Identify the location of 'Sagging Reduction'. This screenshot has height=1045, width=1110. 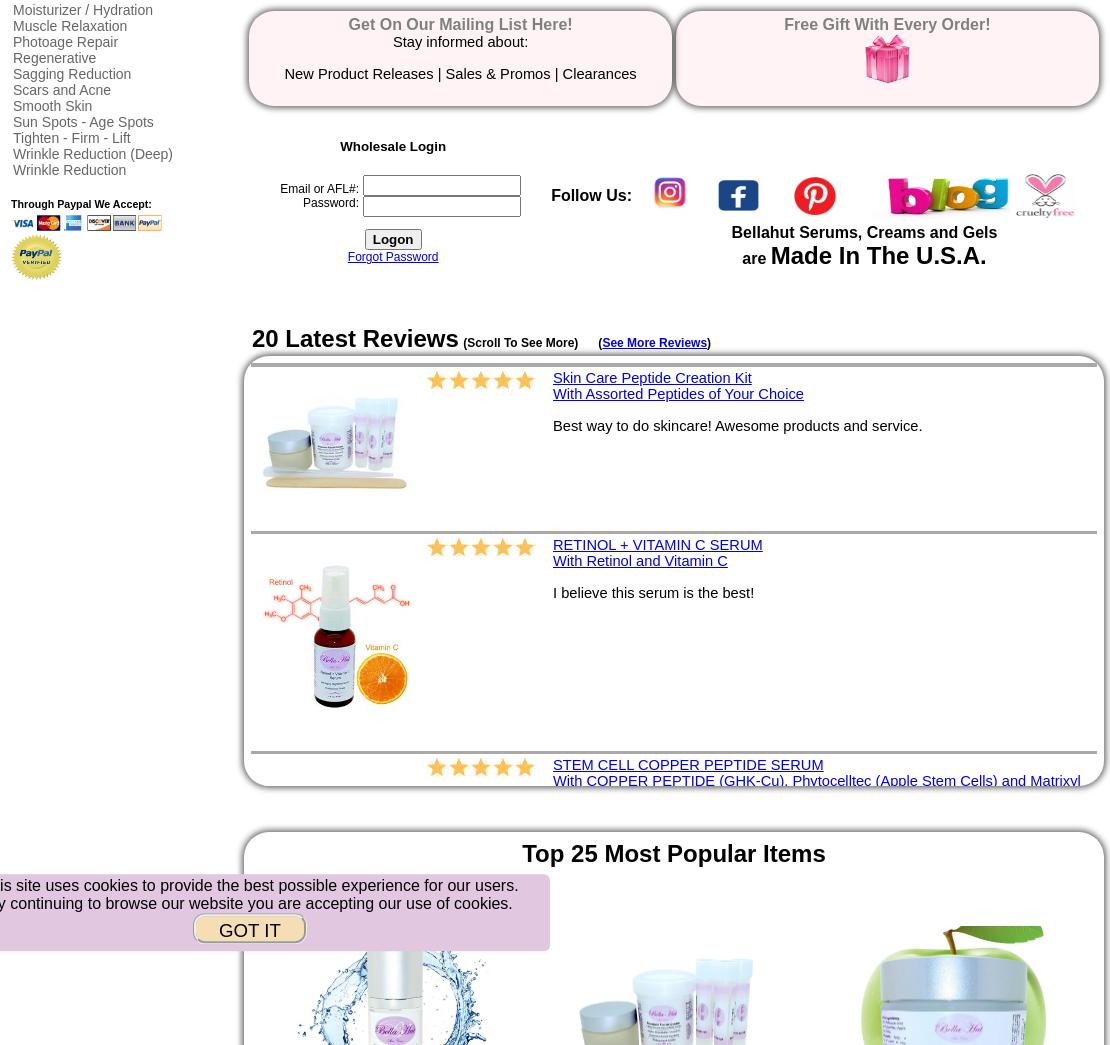
(12, 73).